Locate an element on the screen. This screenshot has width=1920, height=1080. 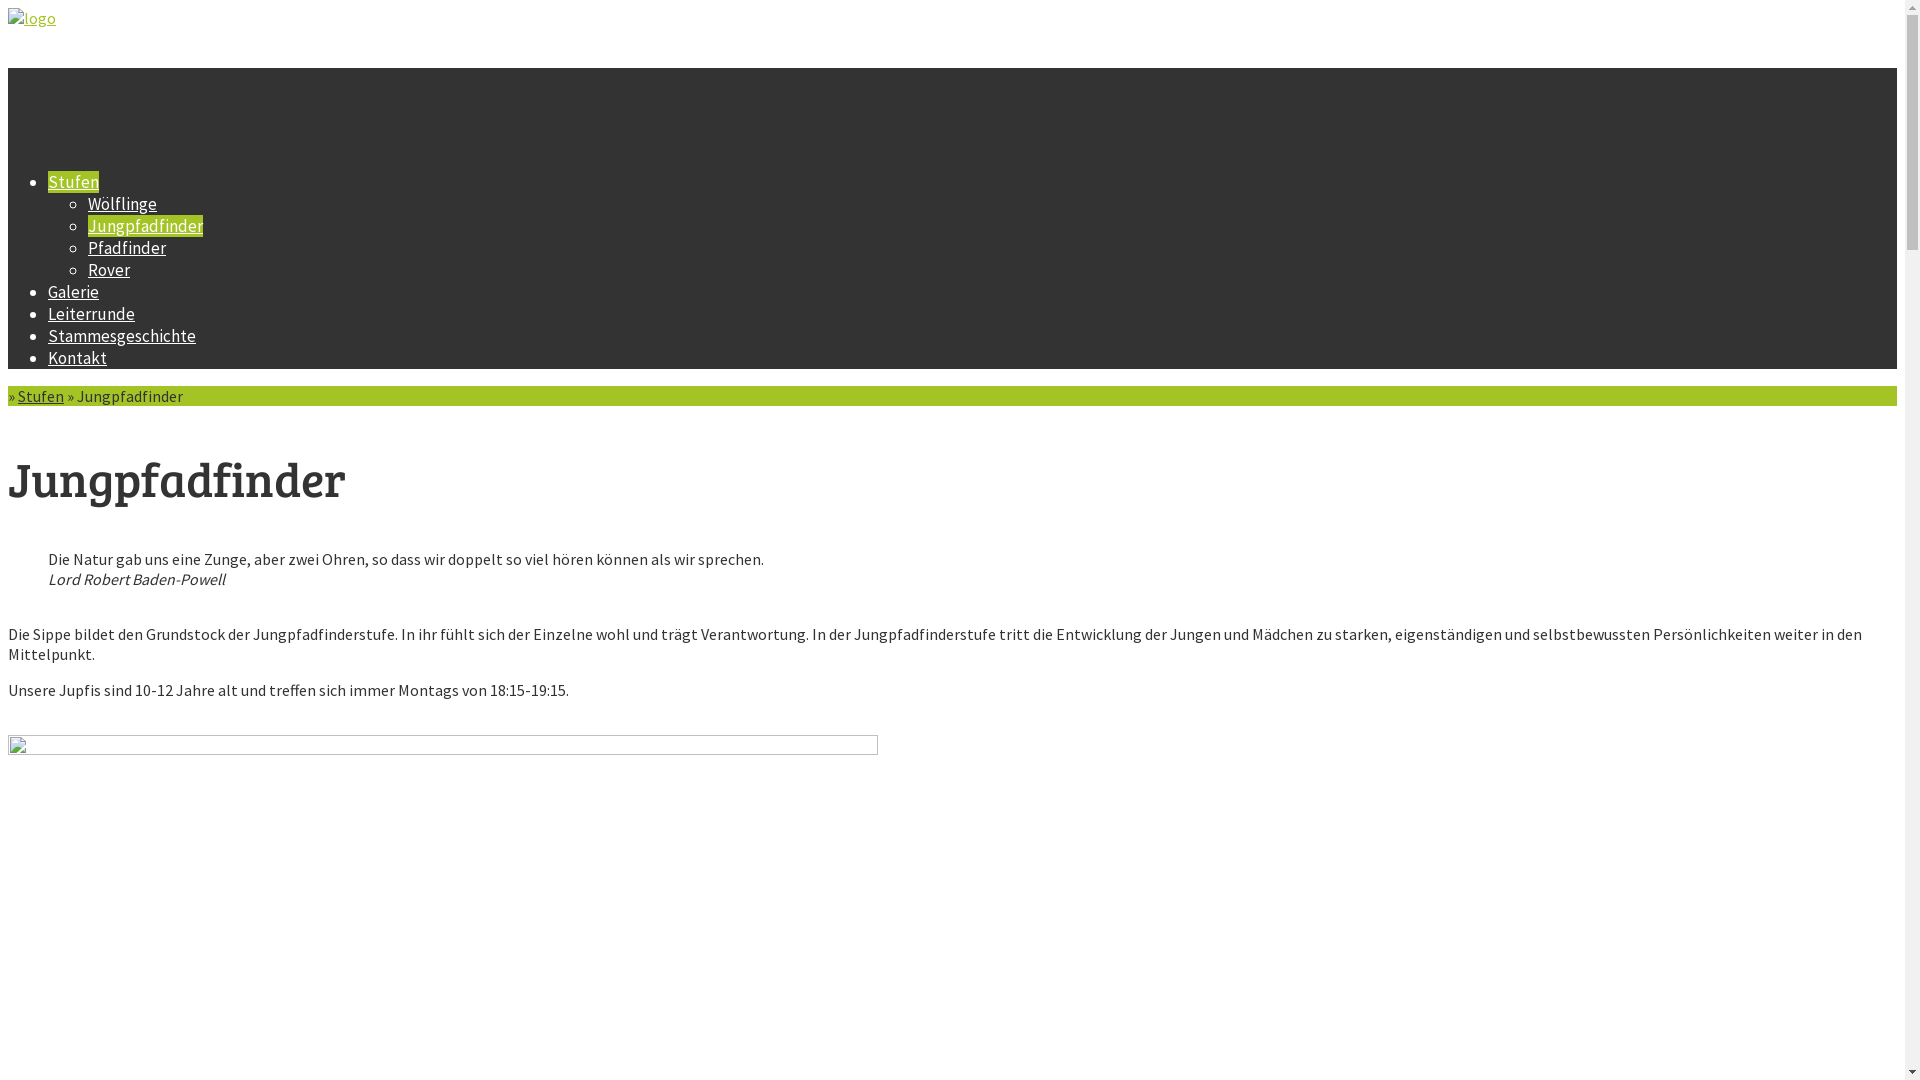
'Rover' is located at coordinates (108, 270).